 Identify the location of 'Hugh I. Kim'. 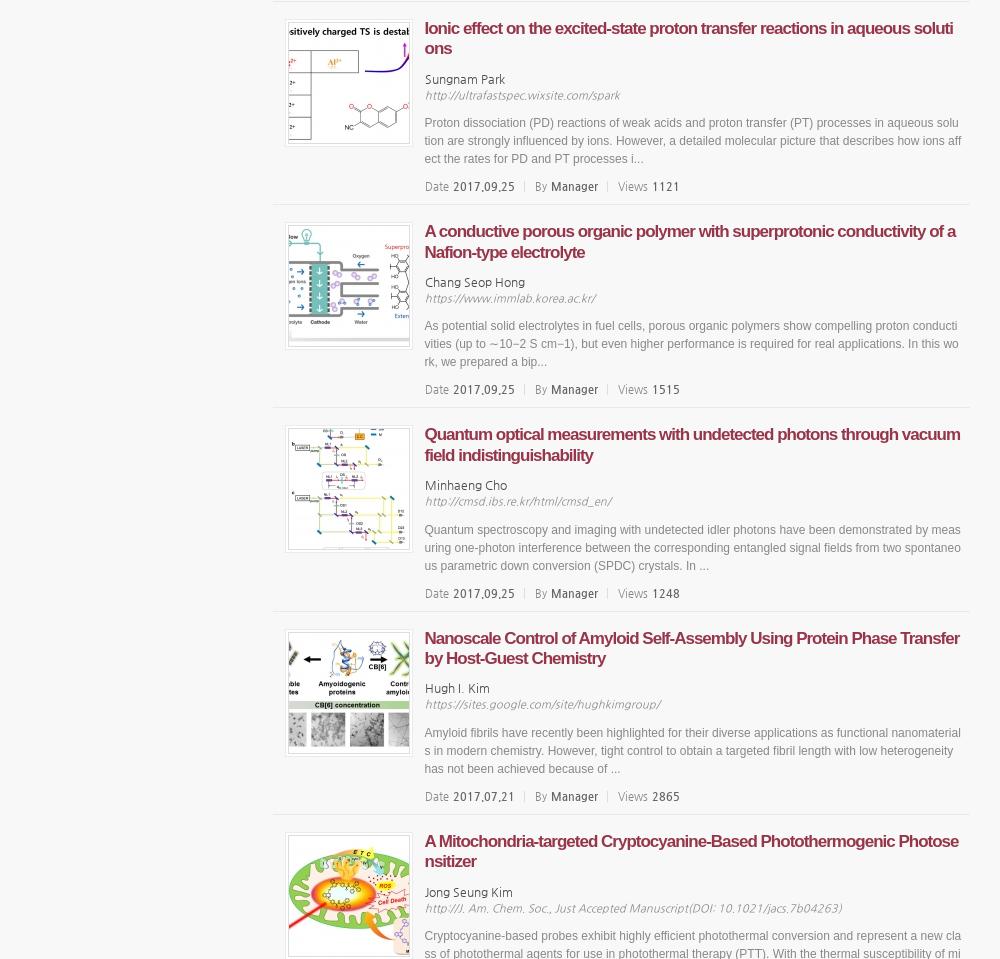
(455, 686).